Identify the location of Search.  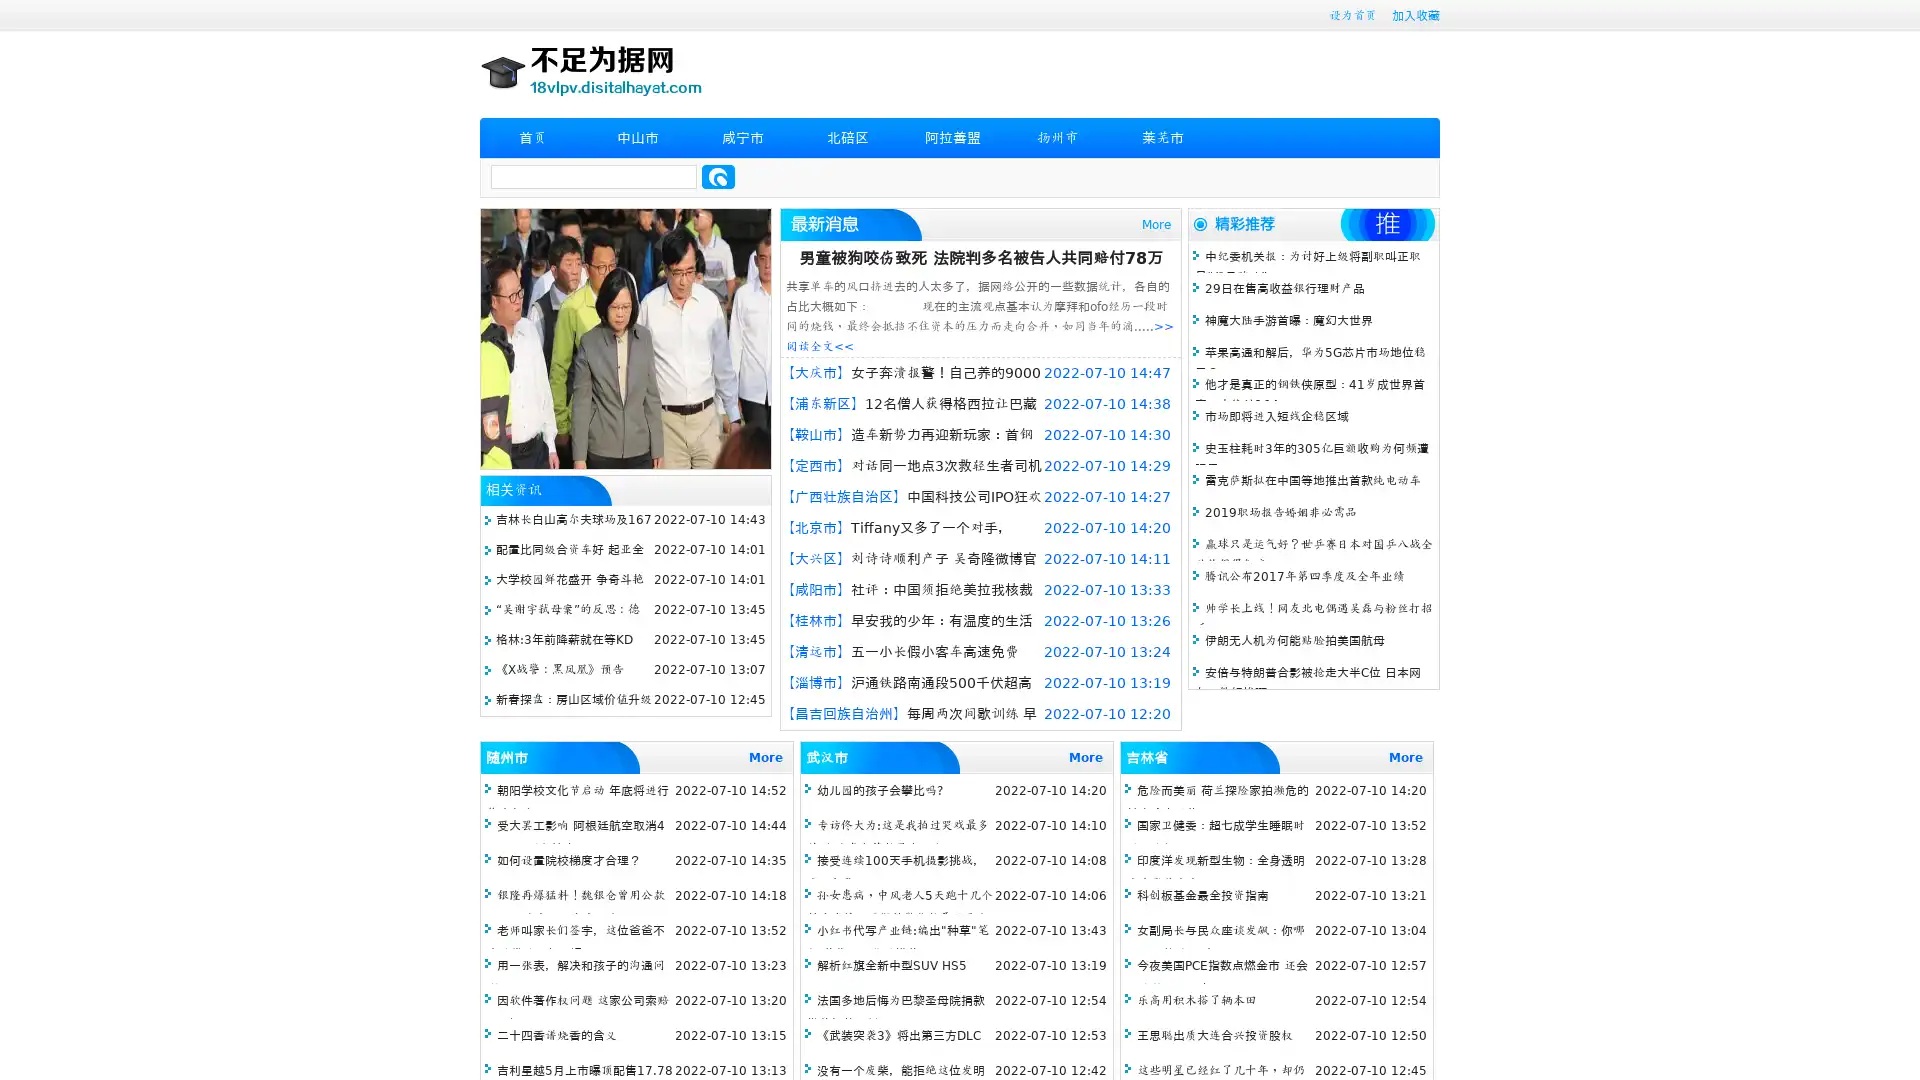
(718, 176).